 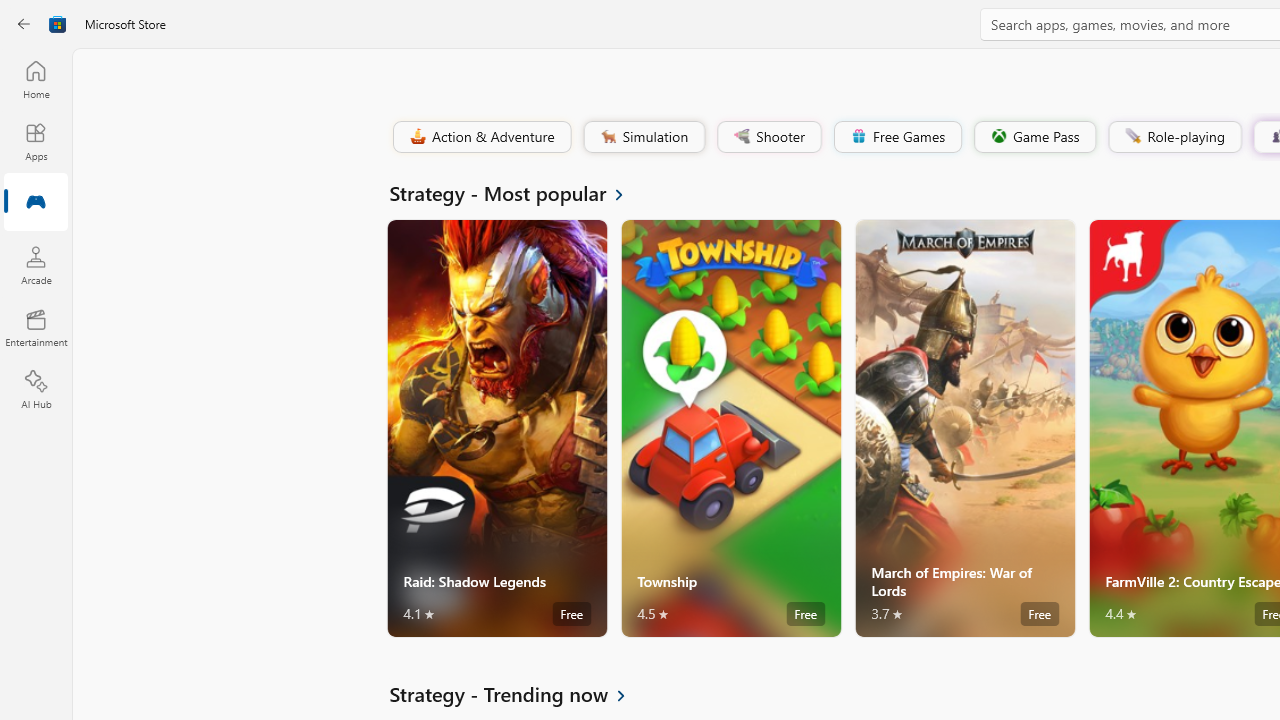 What do you see at coordinates (729, 427) in the screenshot?
I see `'Township. Average rating of 4.5 out of five stars. Free  '` at bounding box center [729, 427].